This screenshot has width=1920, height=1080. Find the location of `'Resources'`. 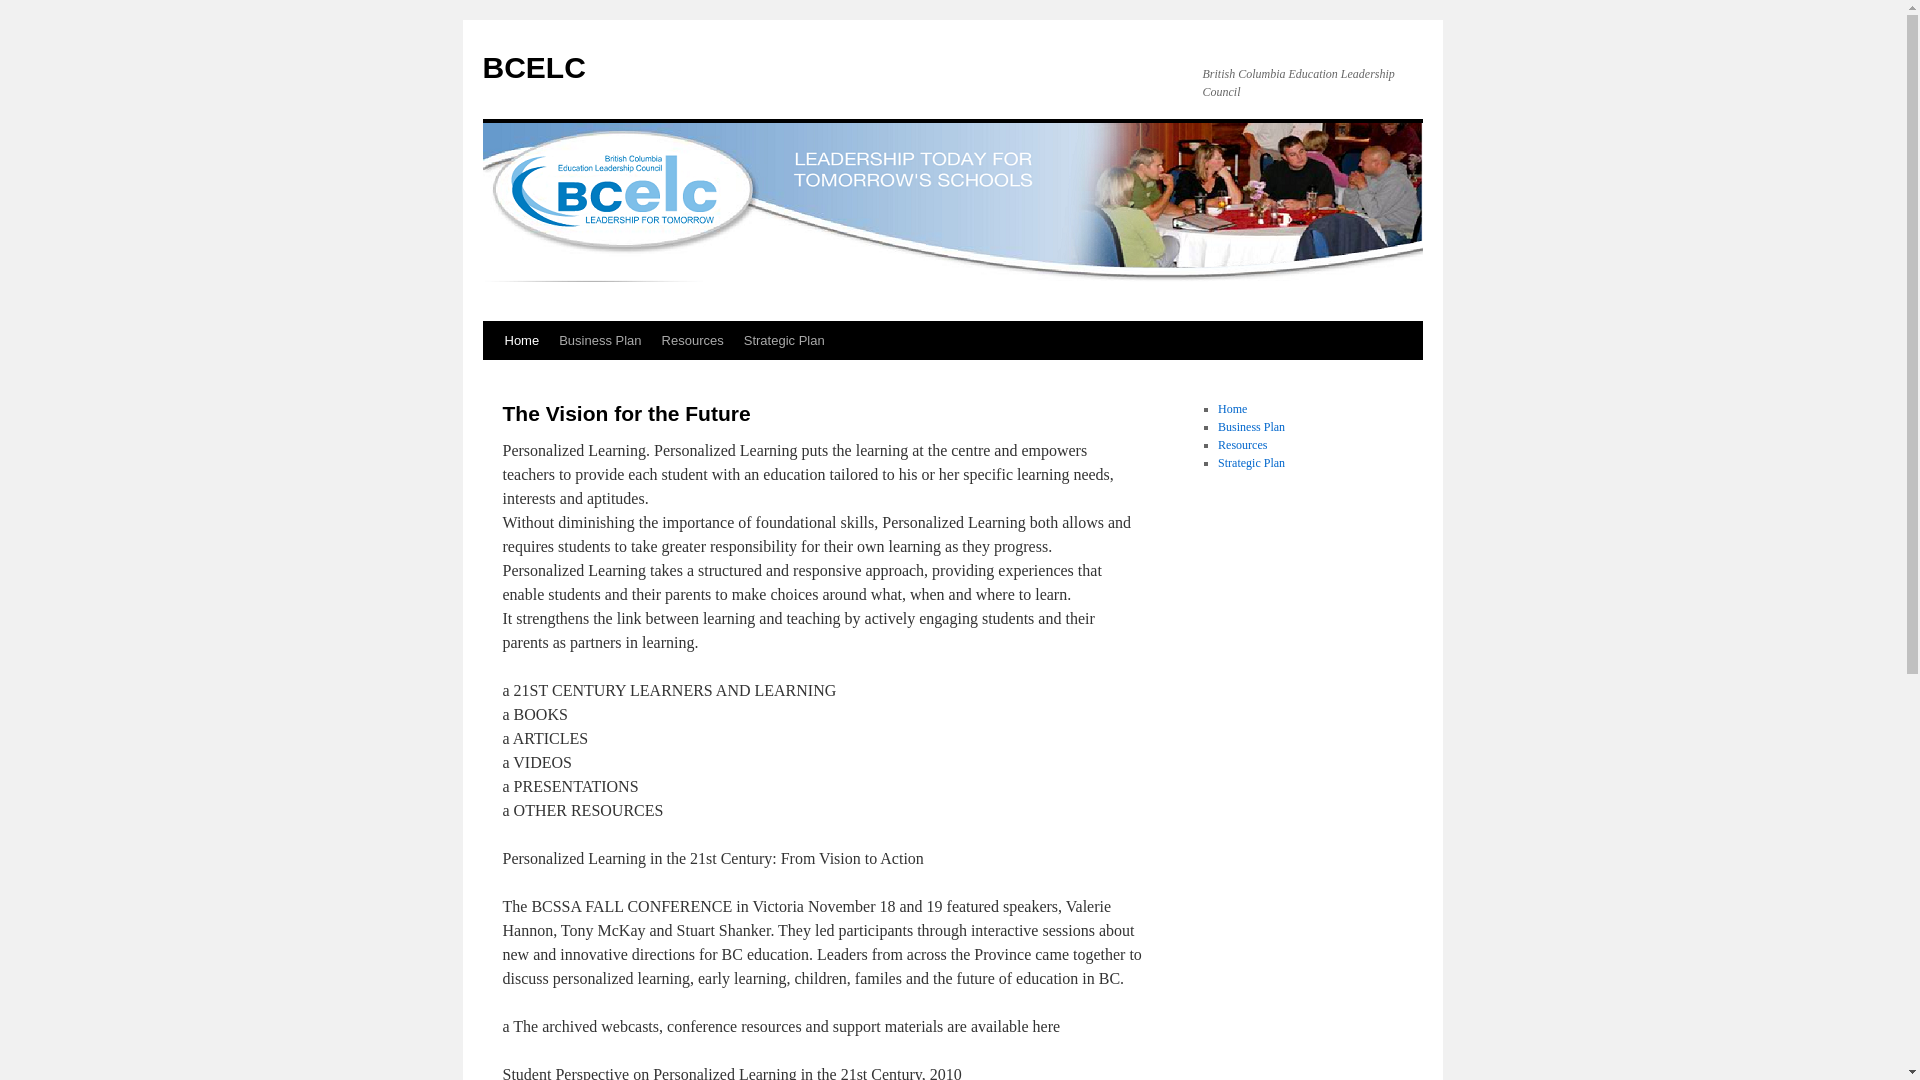

'Resources' is located at coordinates (652, 339).